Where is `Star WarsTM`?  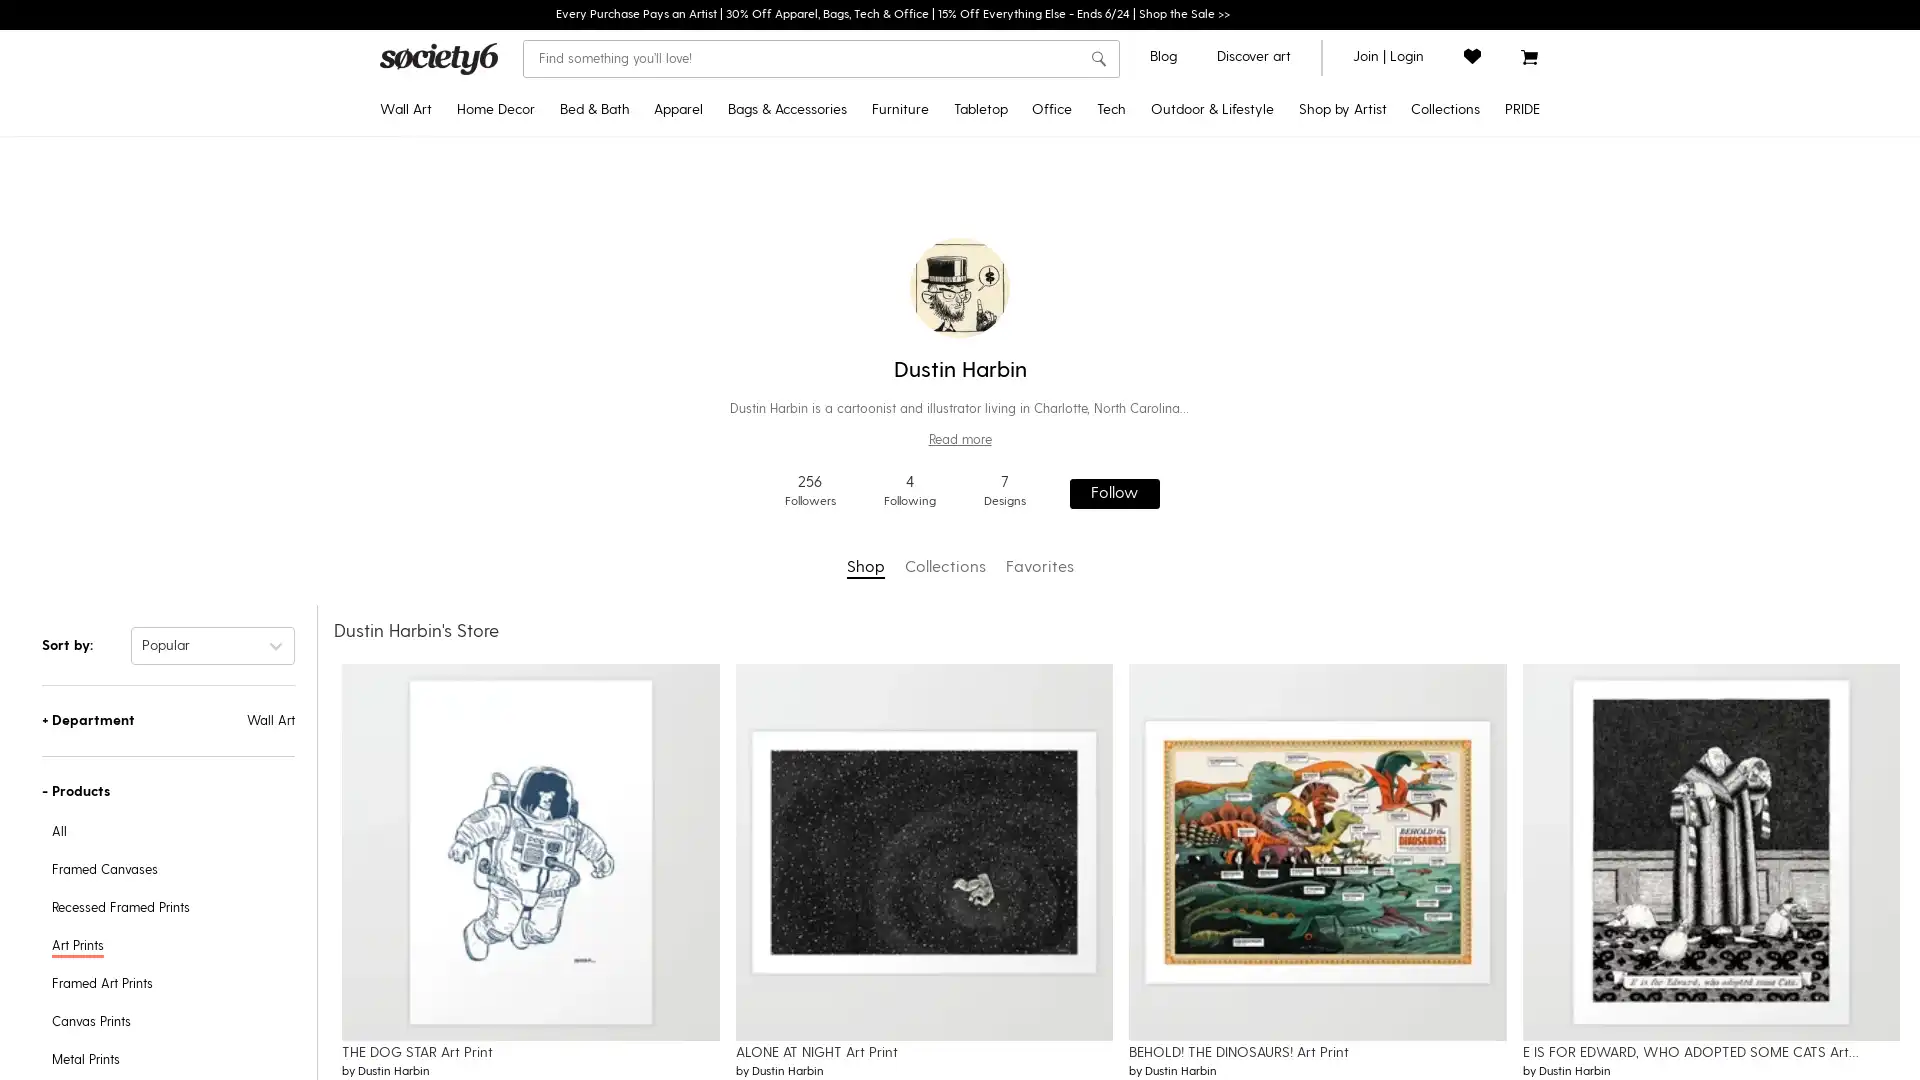 Star WarsTM is located at coordinates (1288, 192).